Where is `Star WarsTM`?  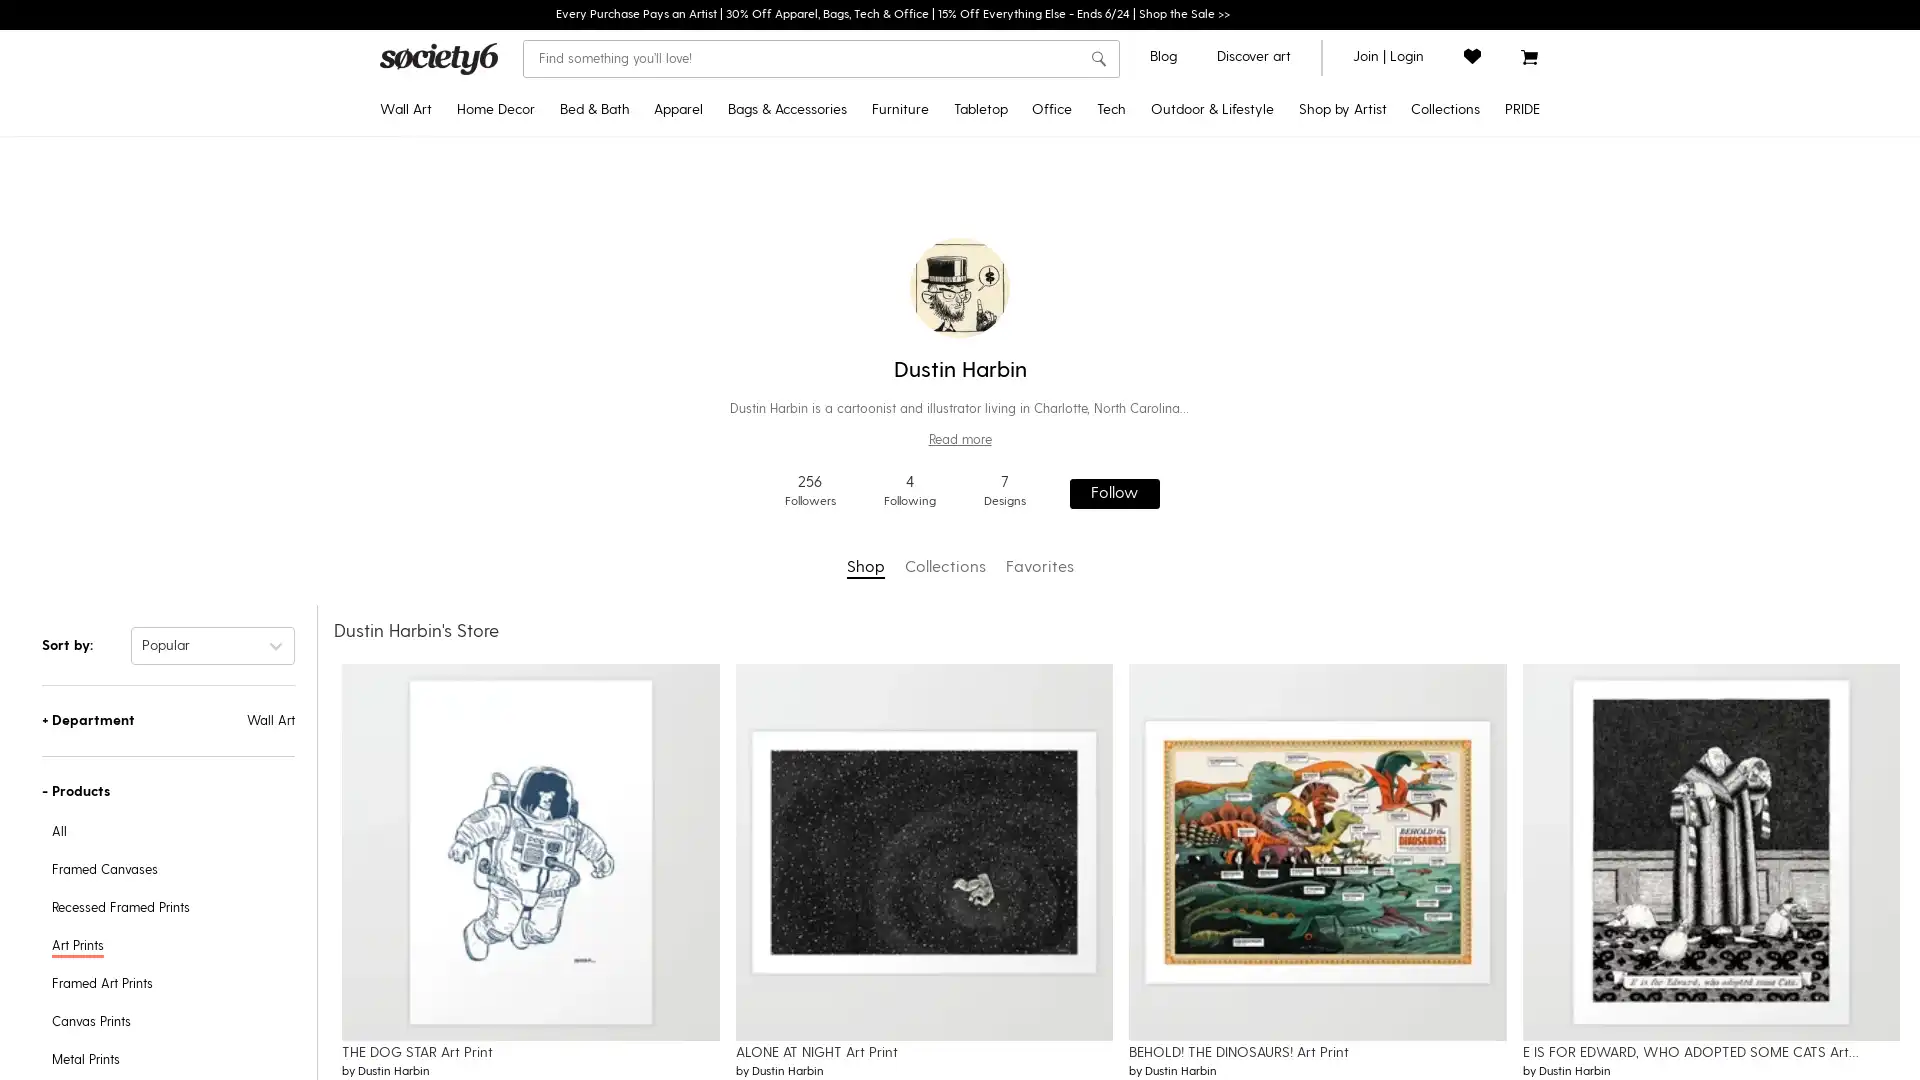 Star WarsTM is located at coordinates (1288, 192).